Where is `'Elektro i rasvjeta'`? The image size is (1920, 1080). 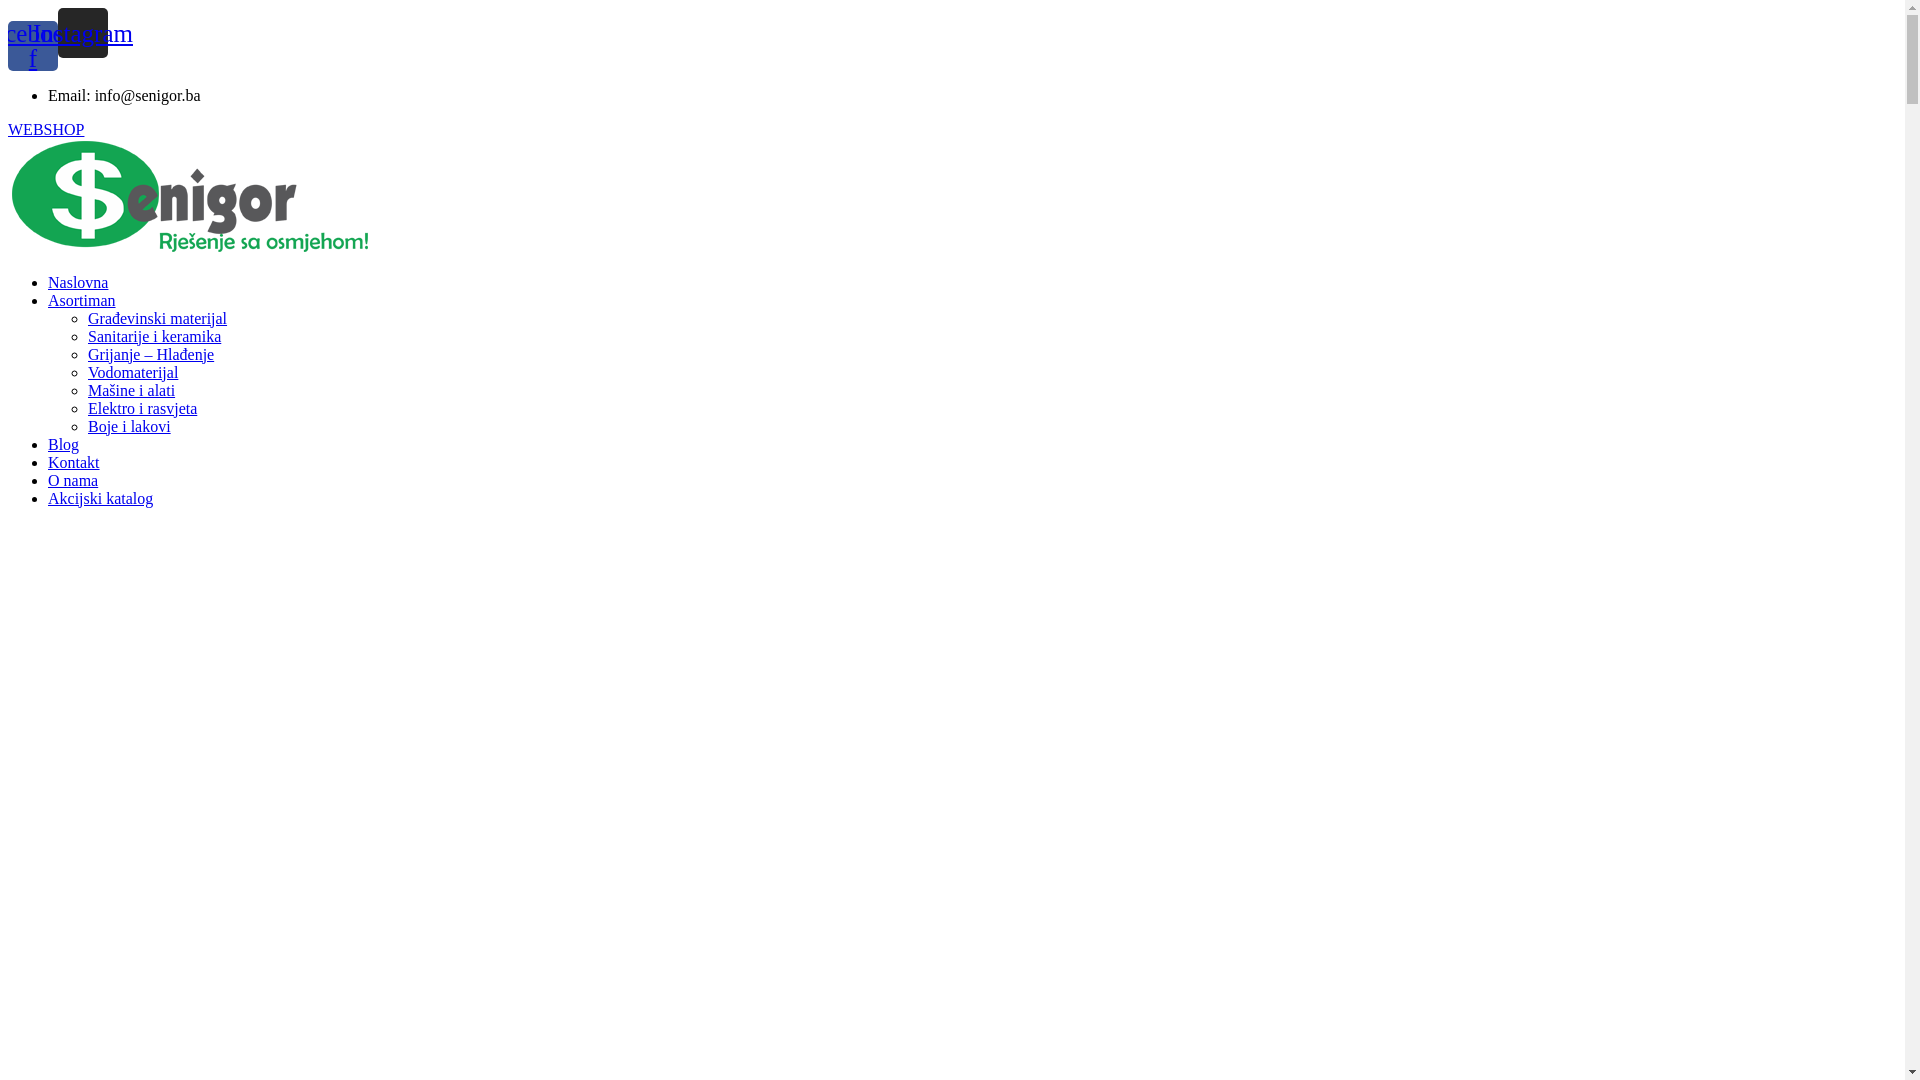
'Elektro i rasvjeta' is located at coordinates (86, 407).